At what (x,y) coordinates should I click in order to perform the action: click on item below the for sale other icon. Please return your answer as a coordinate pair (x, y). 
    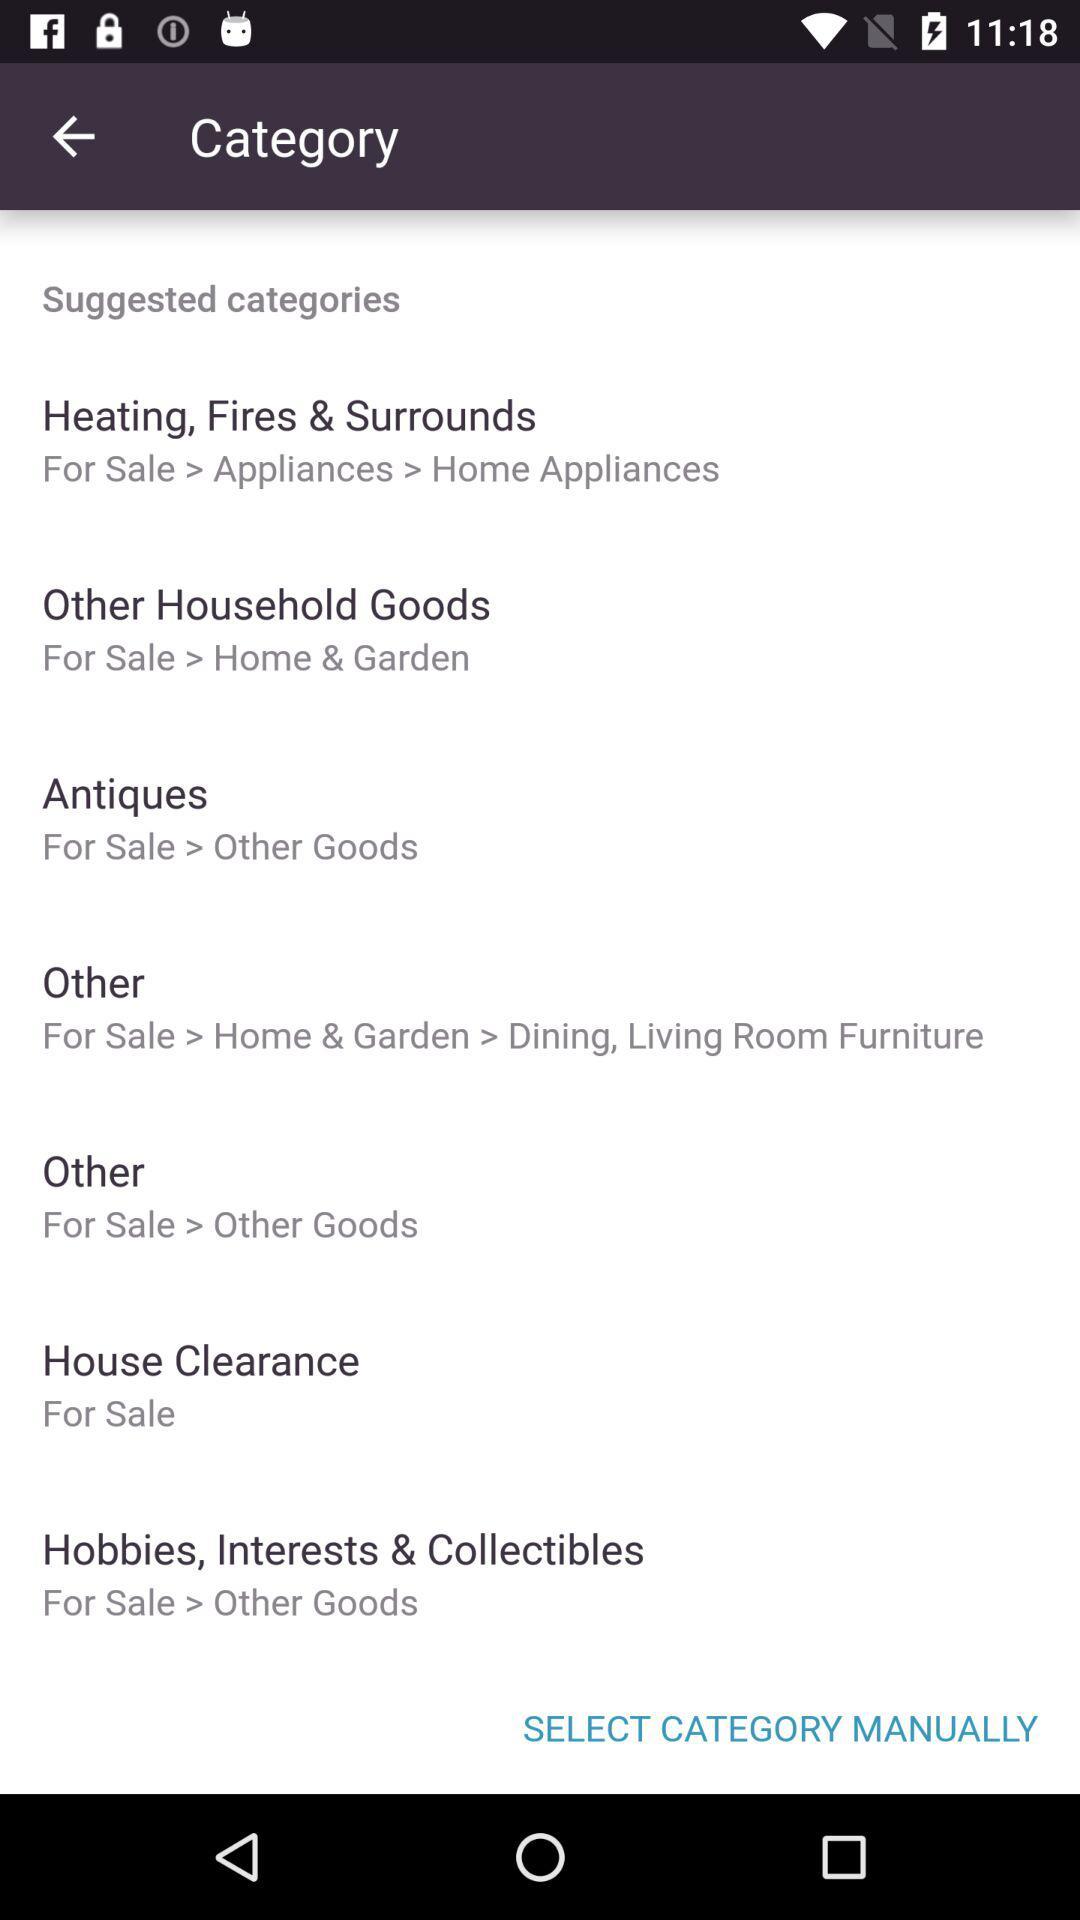
    Looking at the image, I should click on (540, 1726).